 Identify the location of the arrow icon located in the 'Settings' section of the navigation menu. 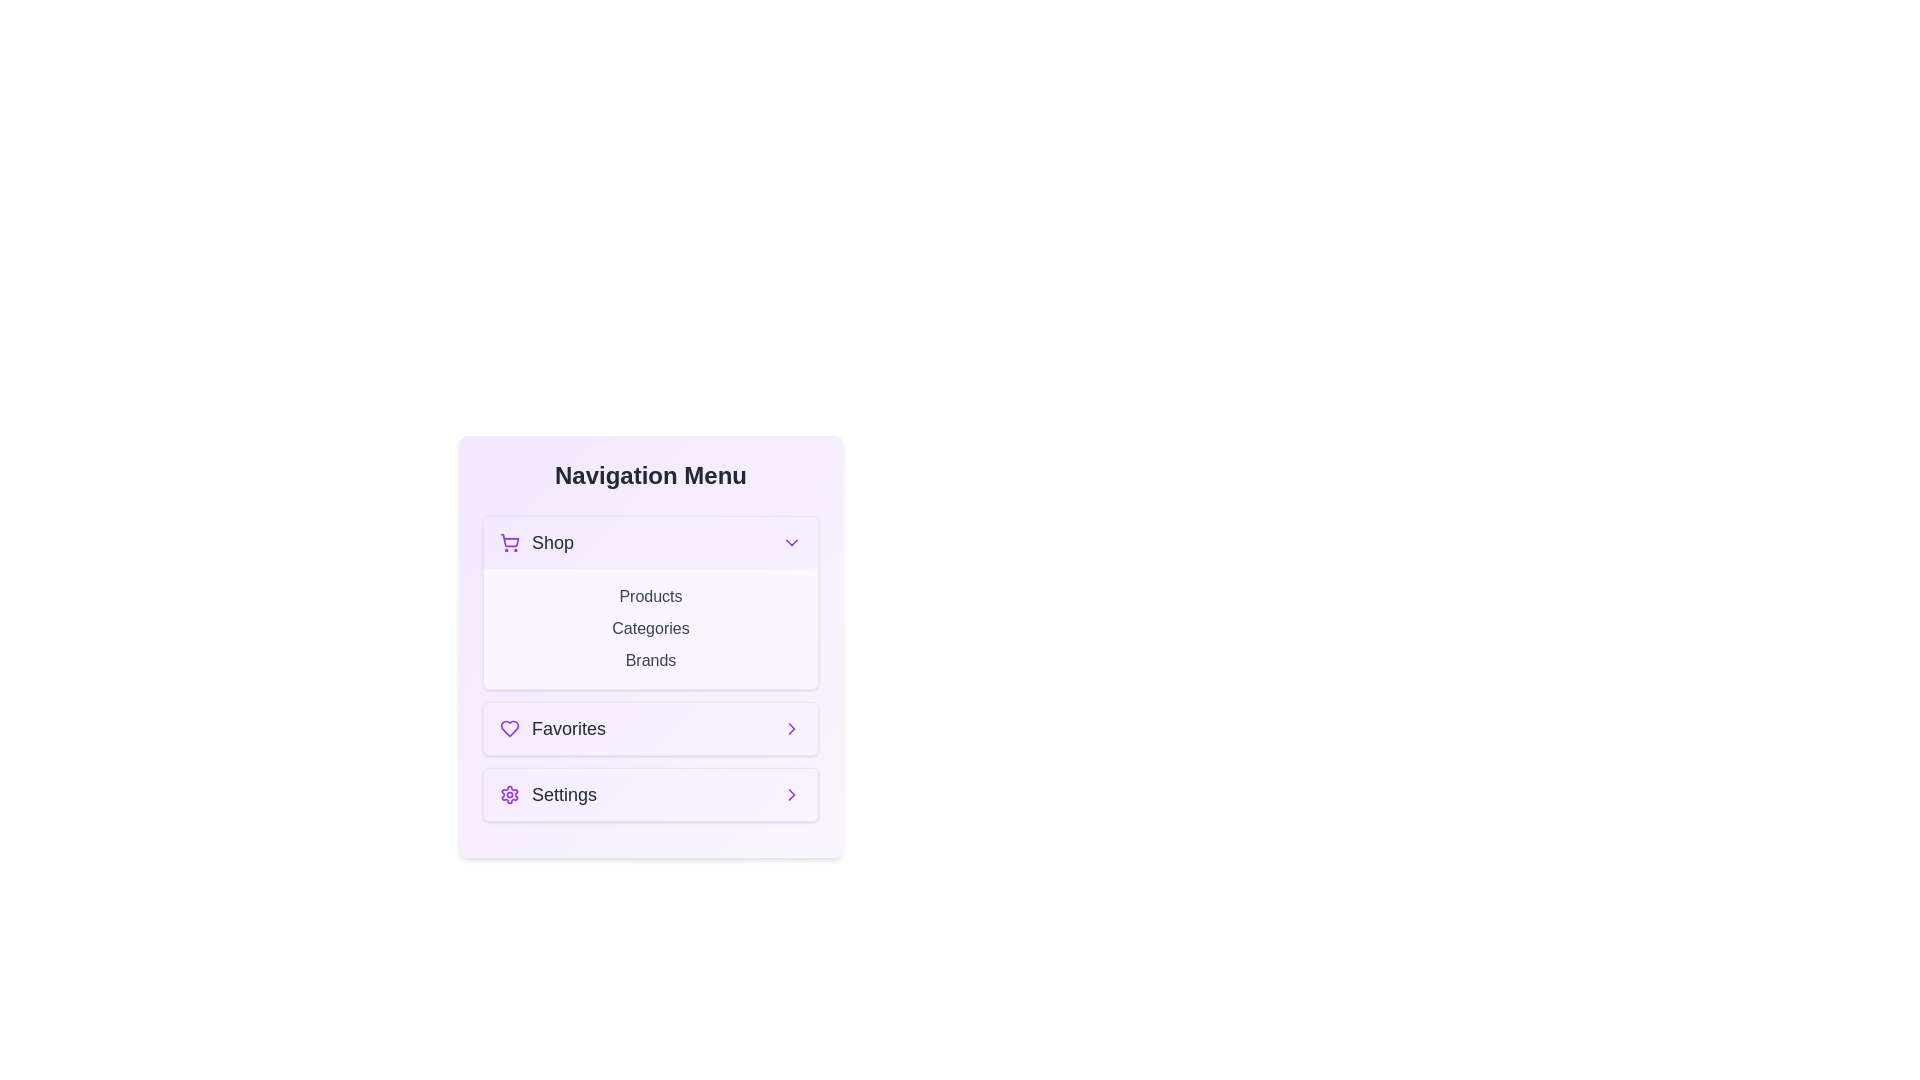
(791, 793).